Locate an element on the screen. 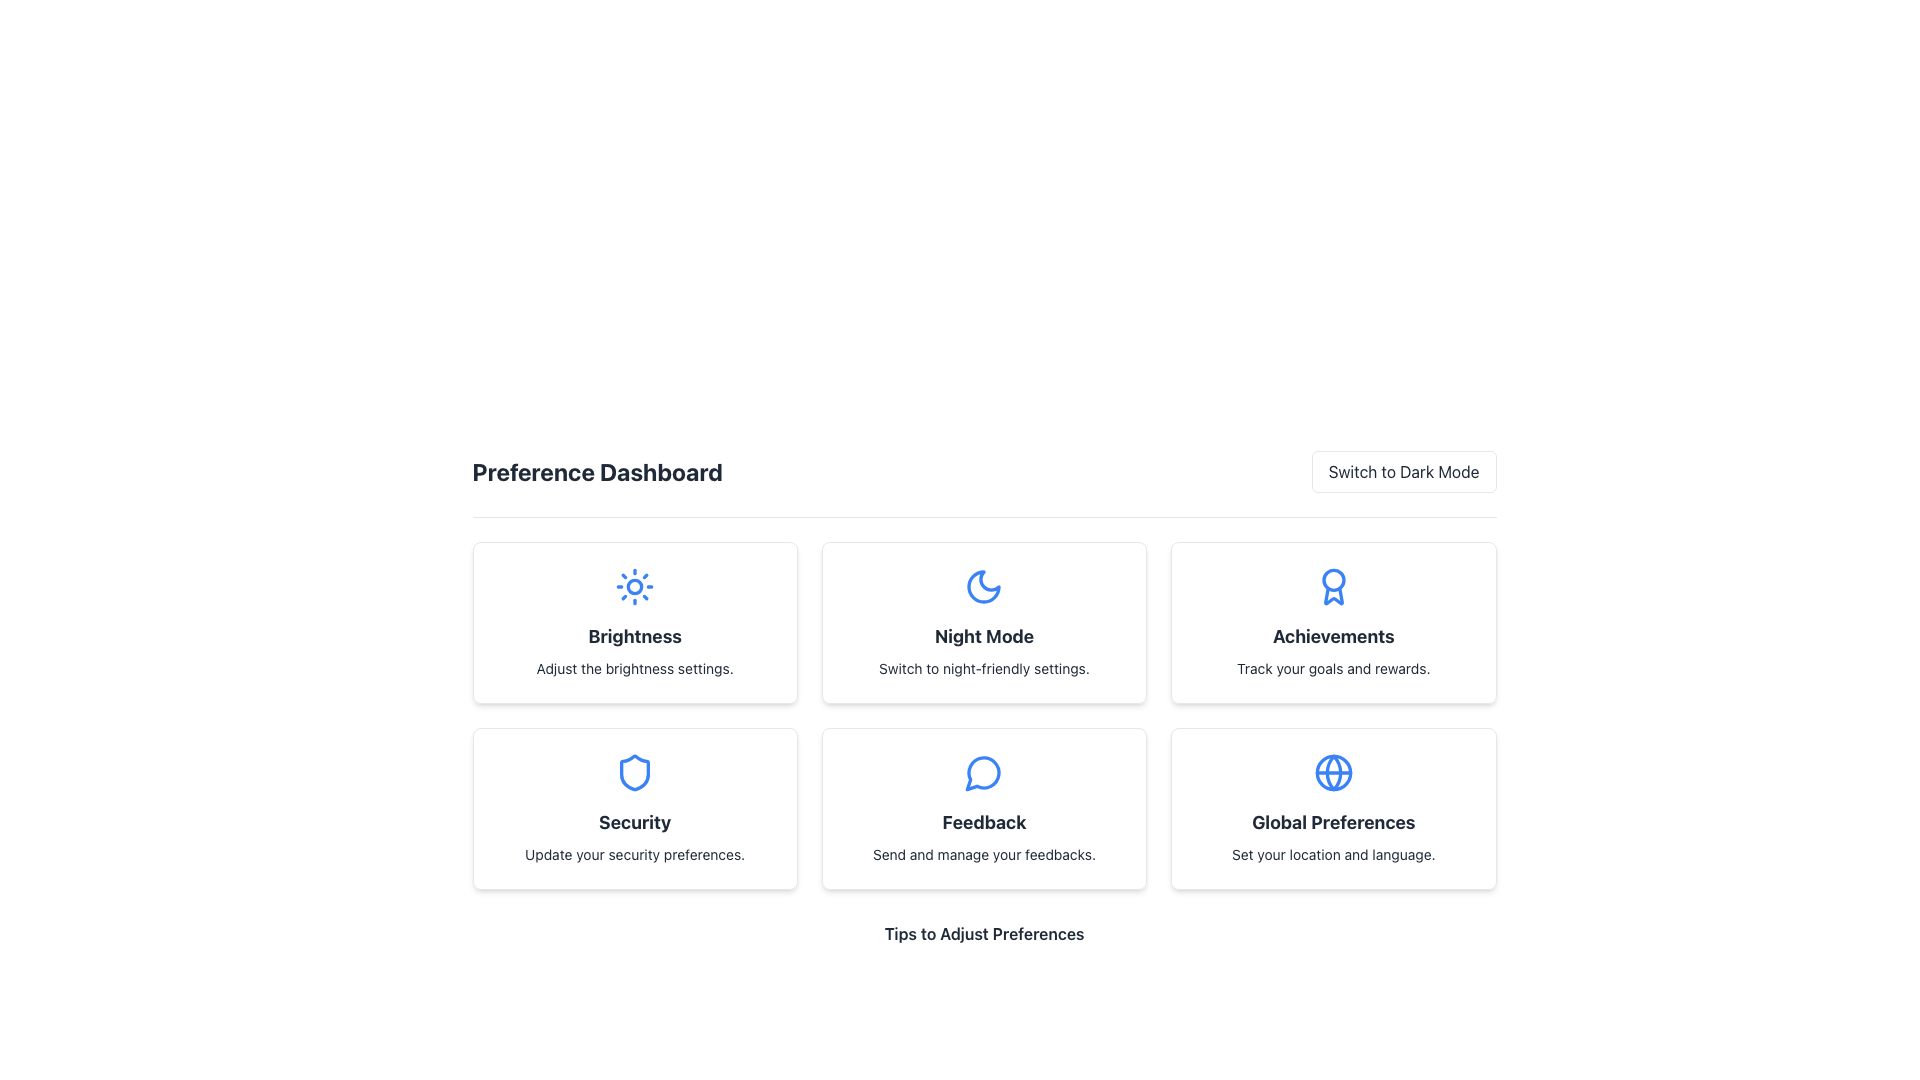 Image resolution: width=1920 pixels, height=1080 pixels. the global preferences icon located within the 'Global Preferences' card, which is the last card in the second row of the preference dashboard is located at coordinates (1333, 771).